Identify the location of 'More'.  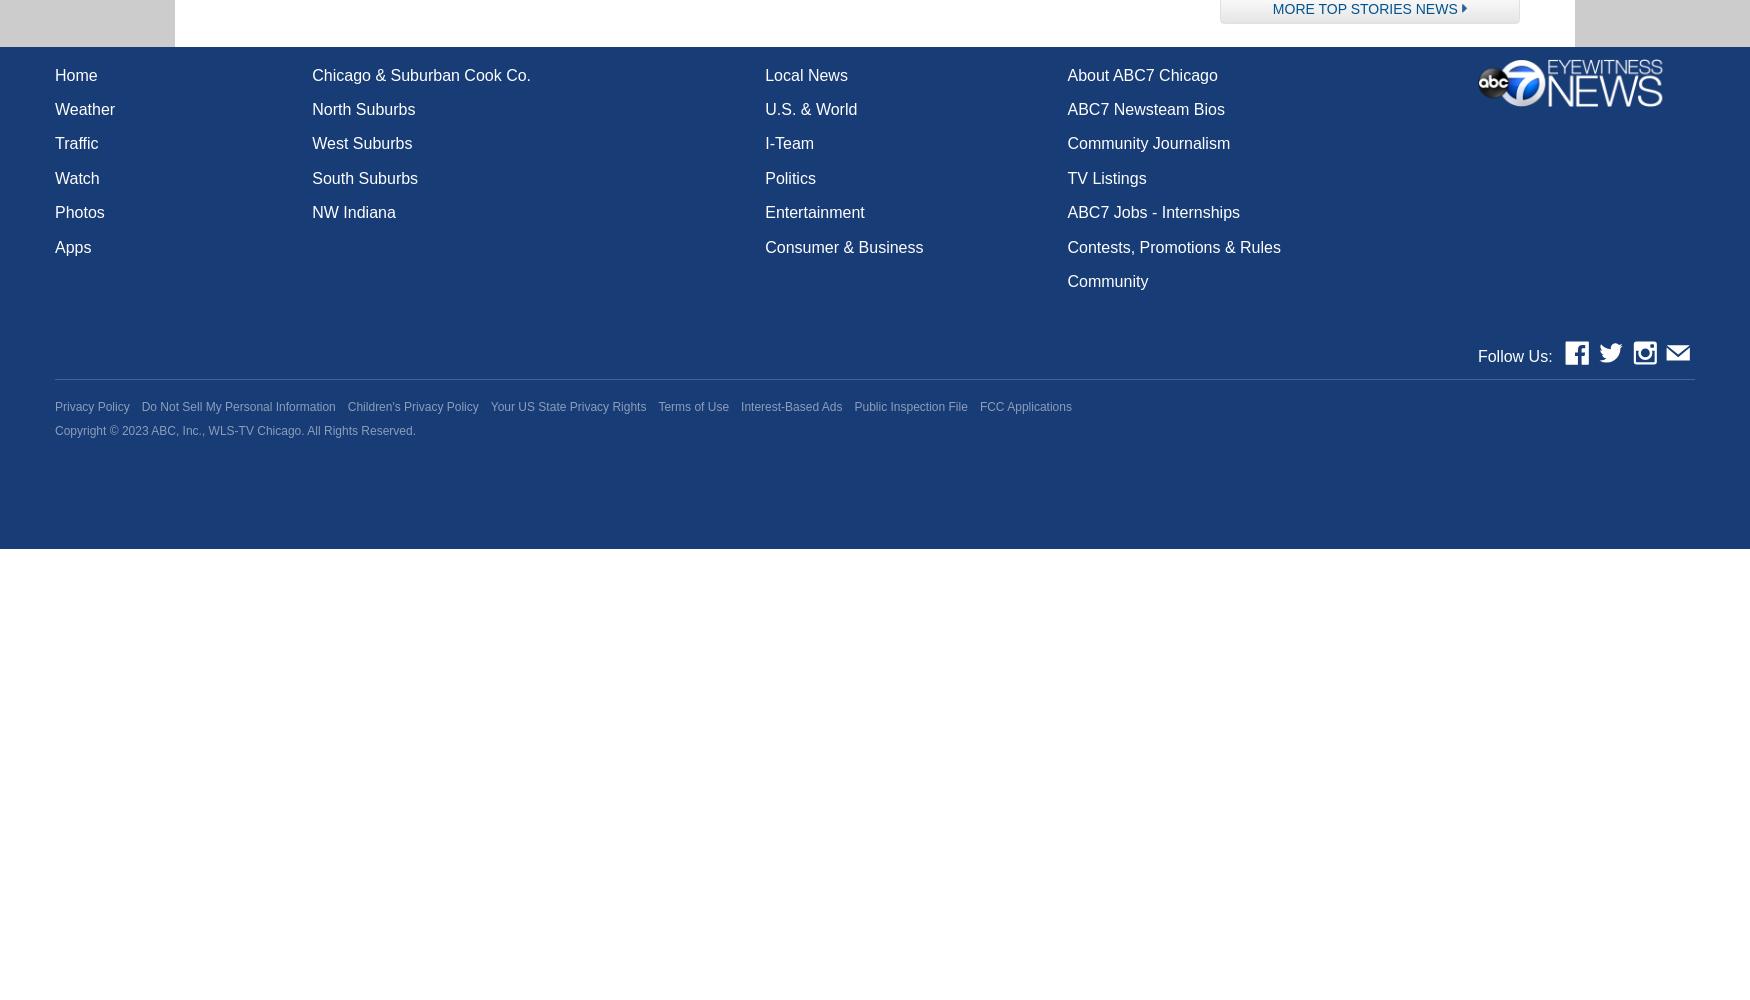
(1294, 8).